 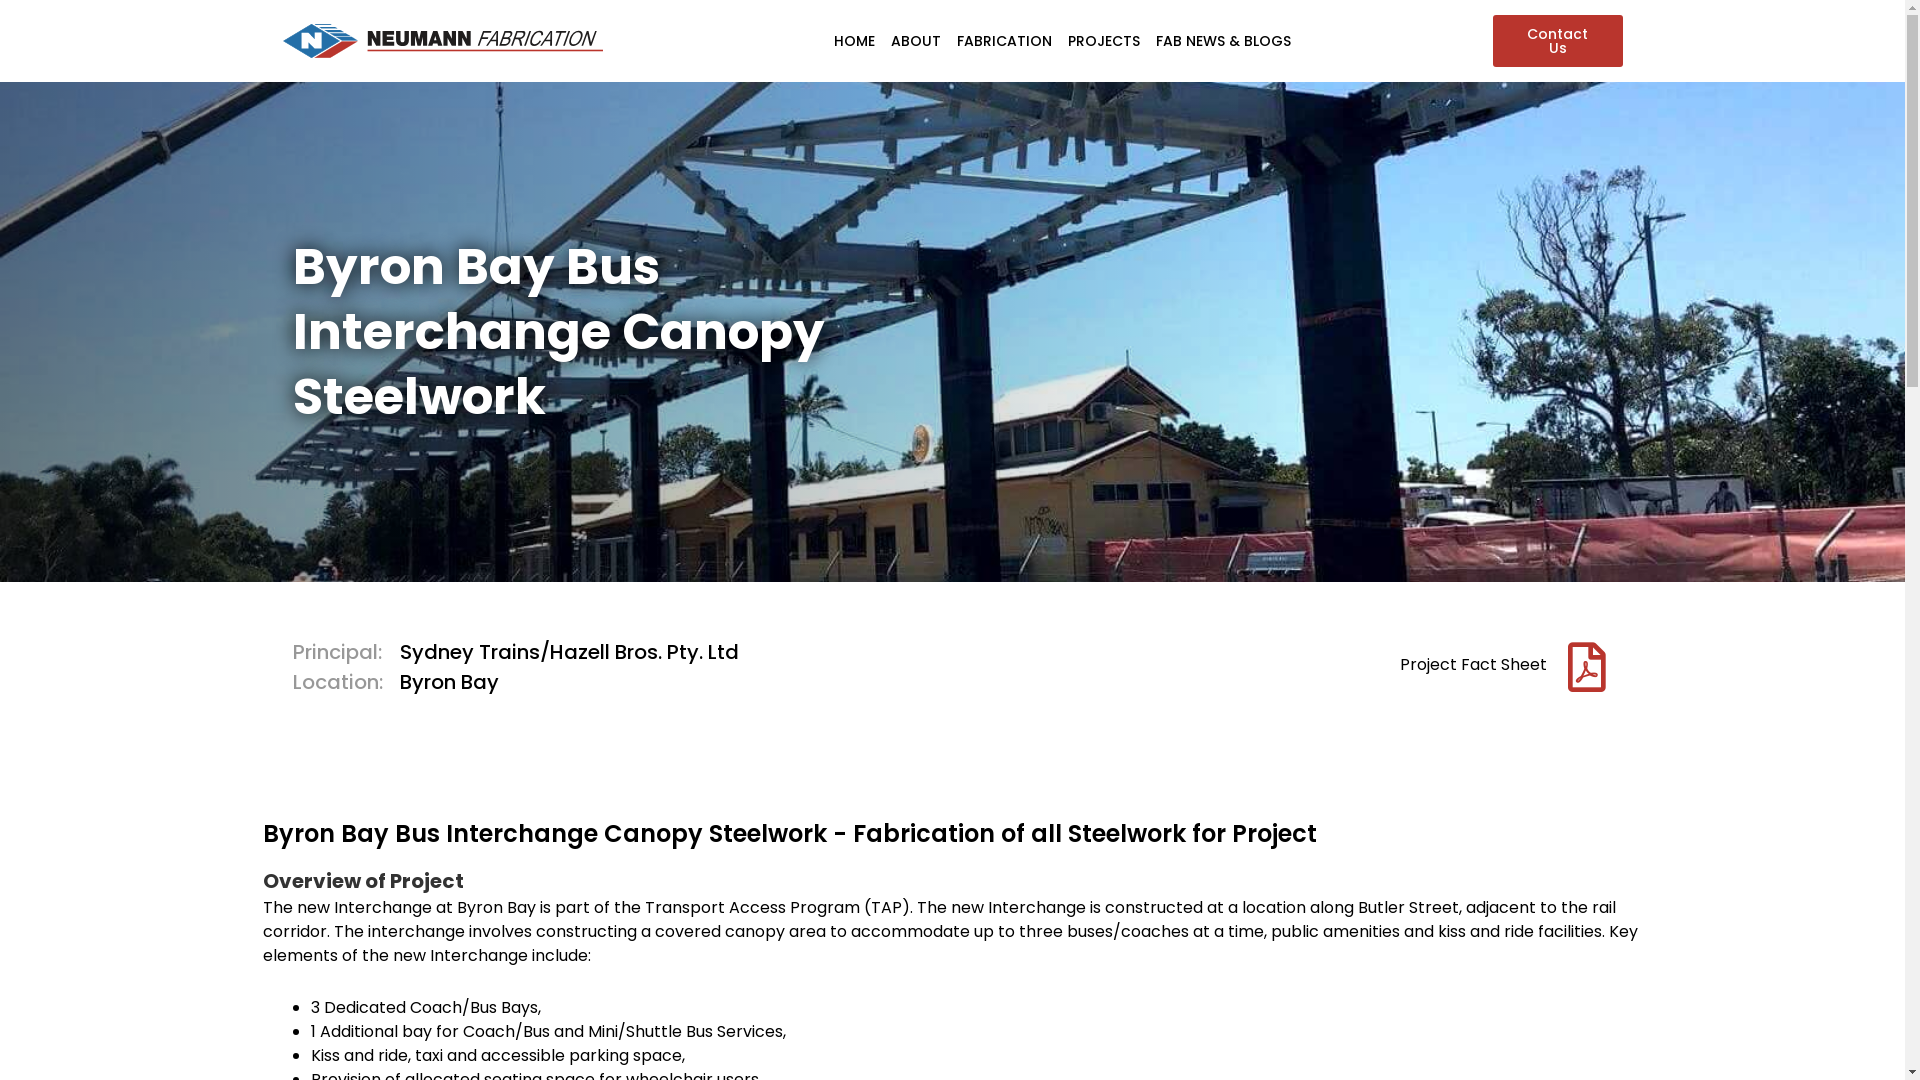 I want to click on 'Contact Us', so click(x=1555, y=41).